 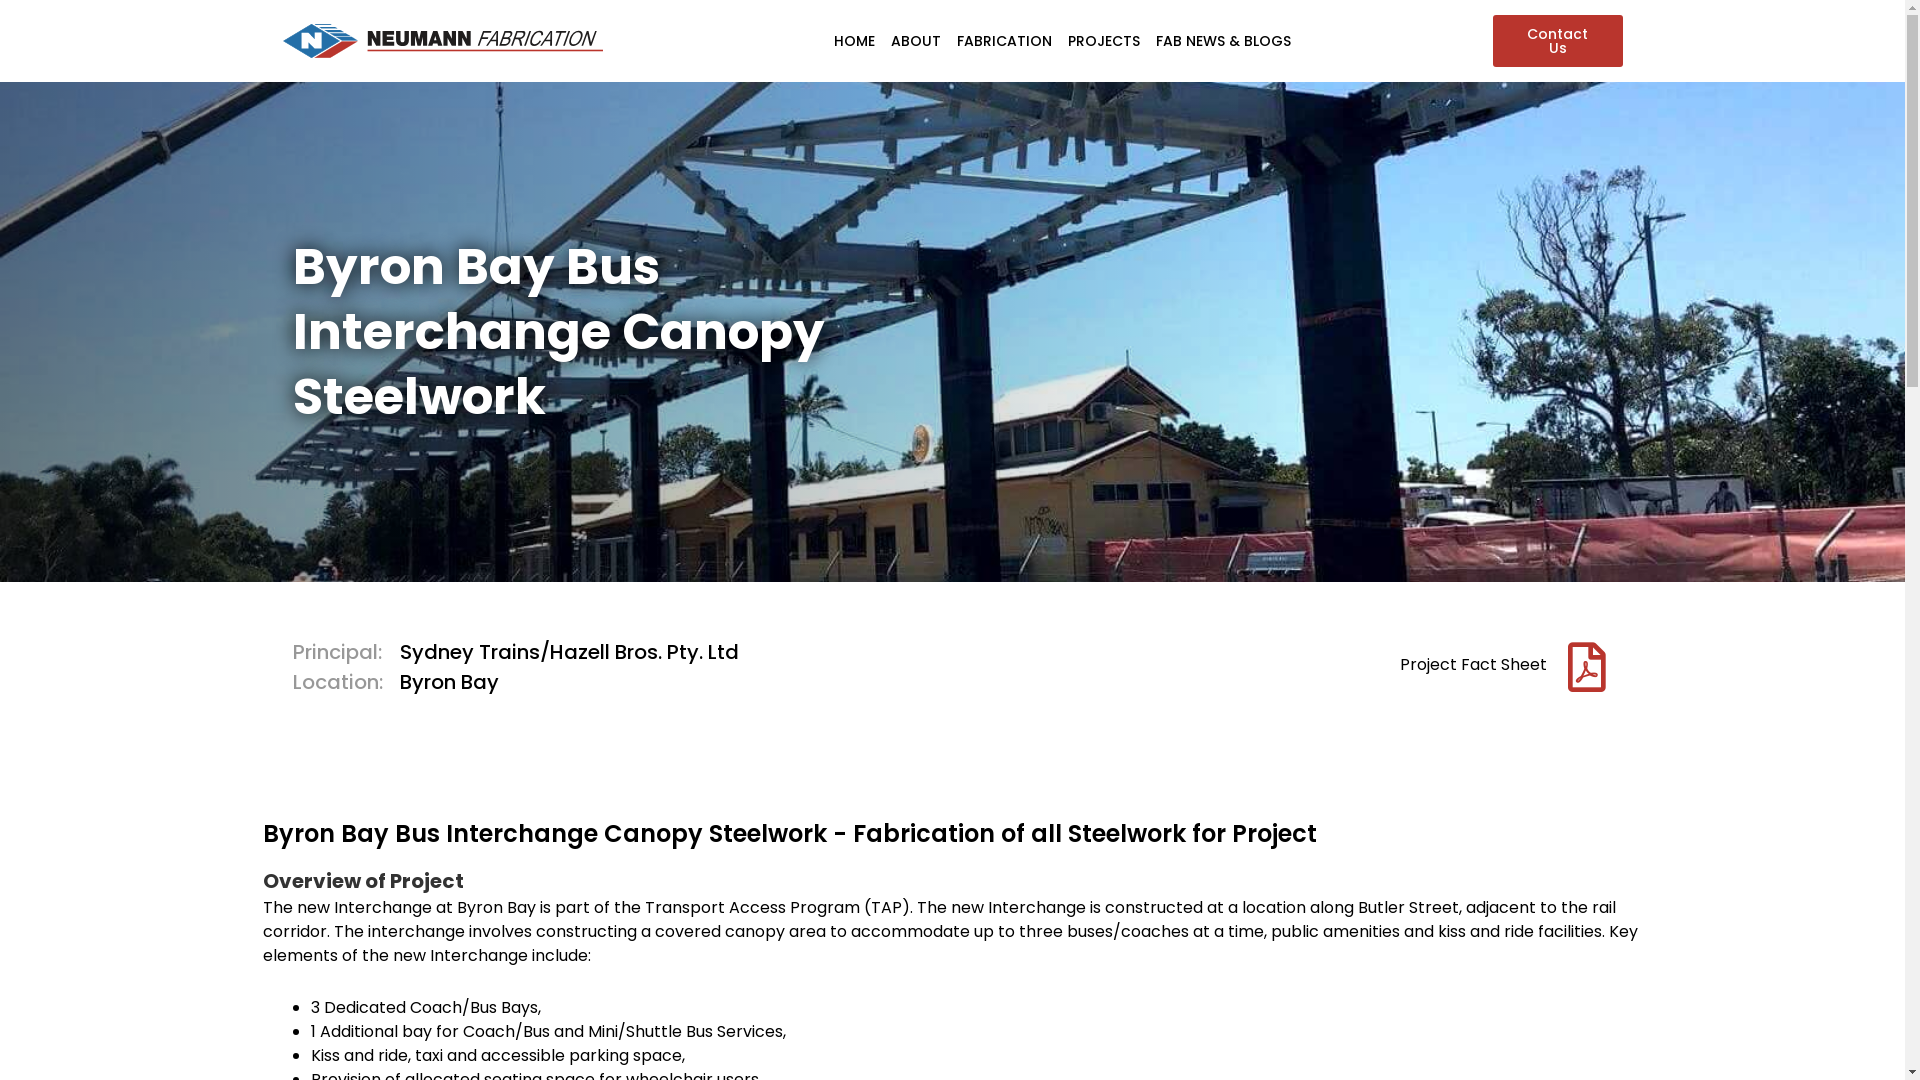 I want to click on 'Contact Us', so click(x=1555, y=41).